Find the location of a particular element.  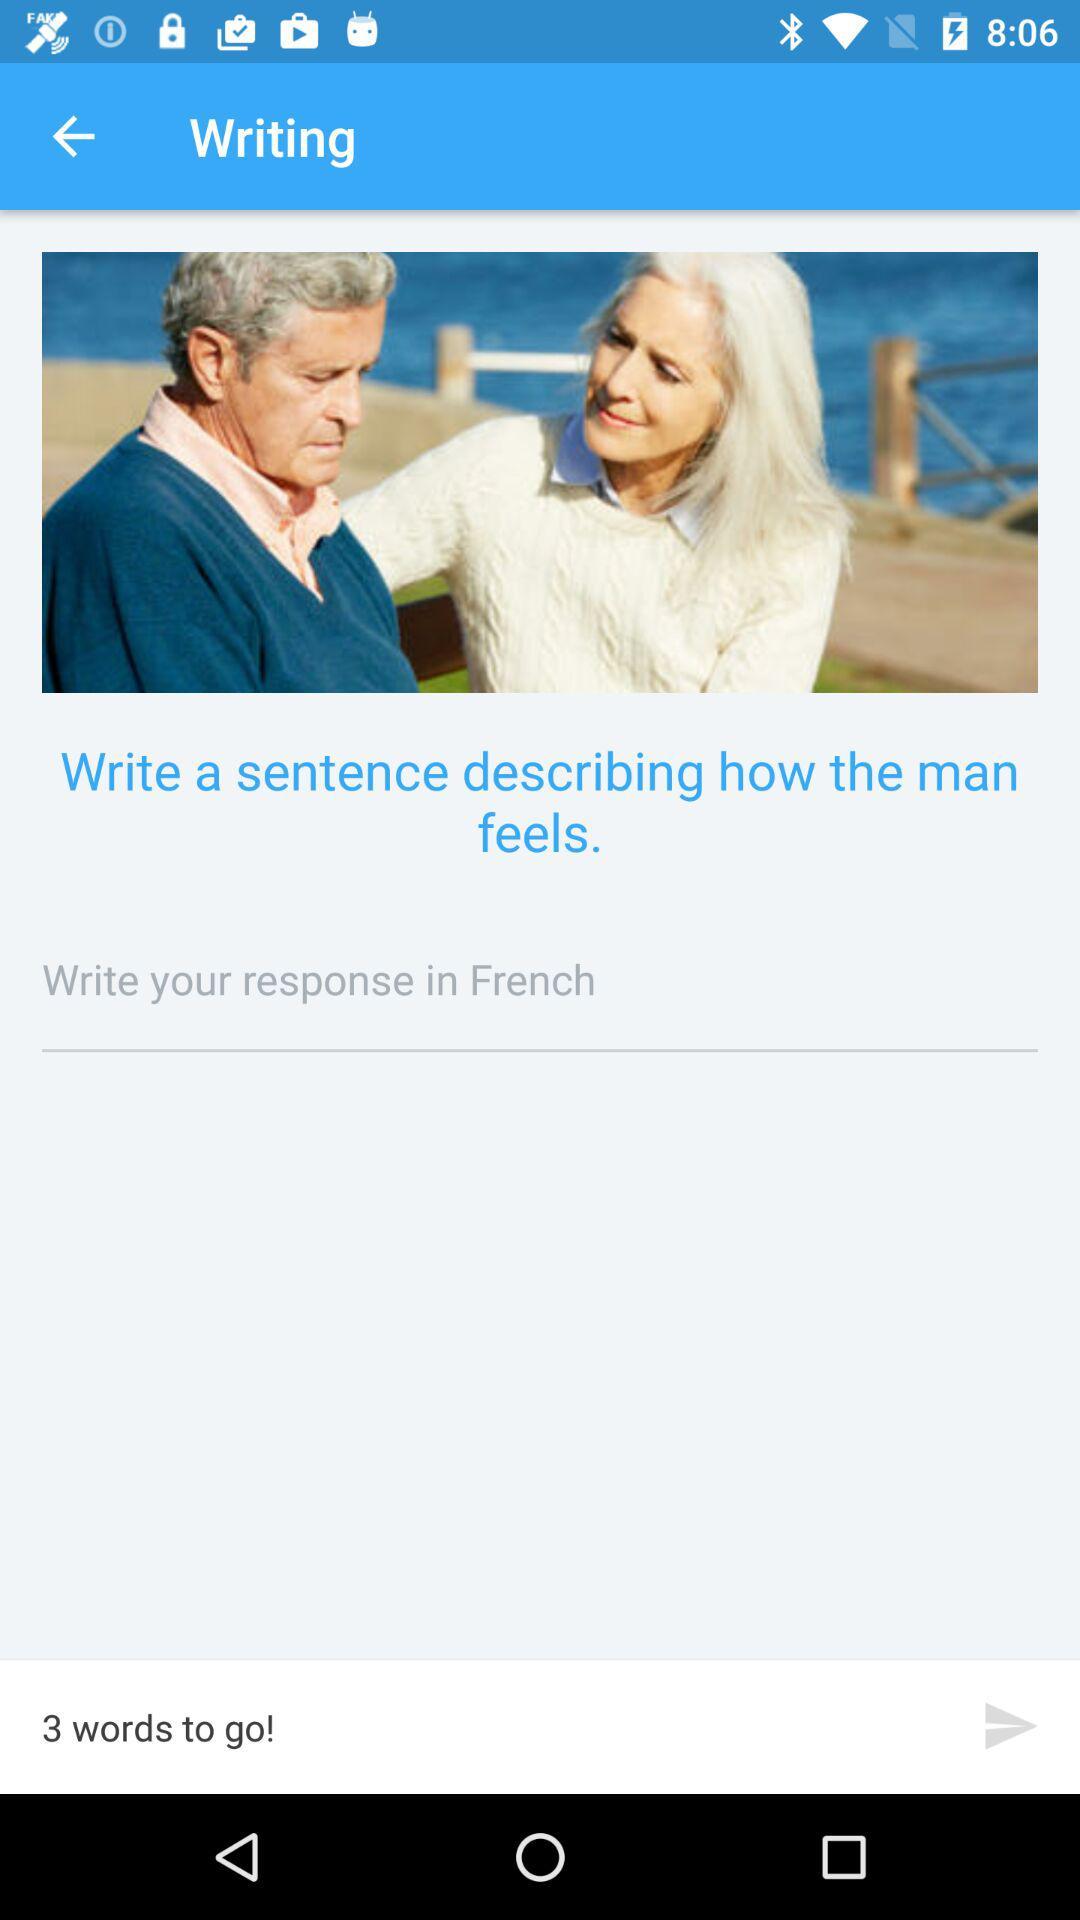

icon next to writing item is located at coordinates (72, 135).